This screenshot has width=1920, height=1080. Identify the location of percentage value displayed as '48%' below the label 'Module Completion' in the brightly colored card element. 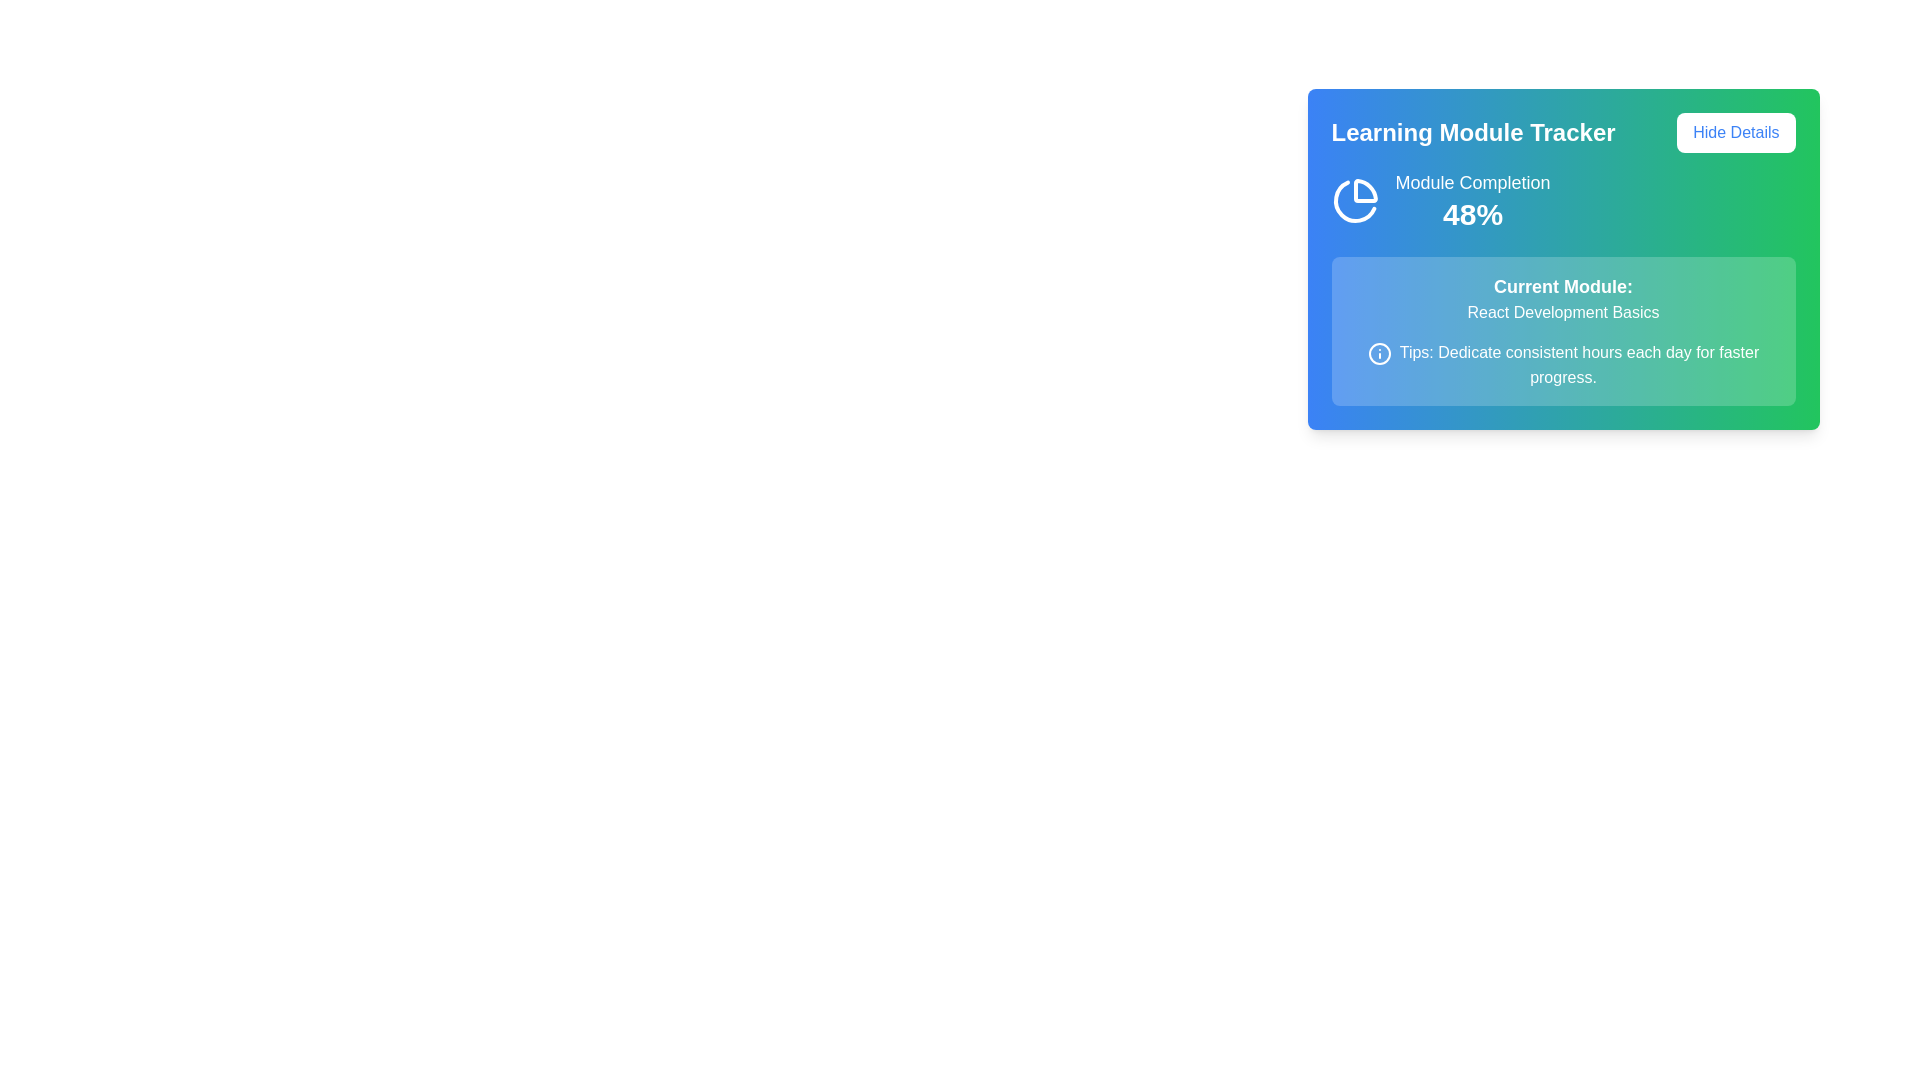
(1473, 215).